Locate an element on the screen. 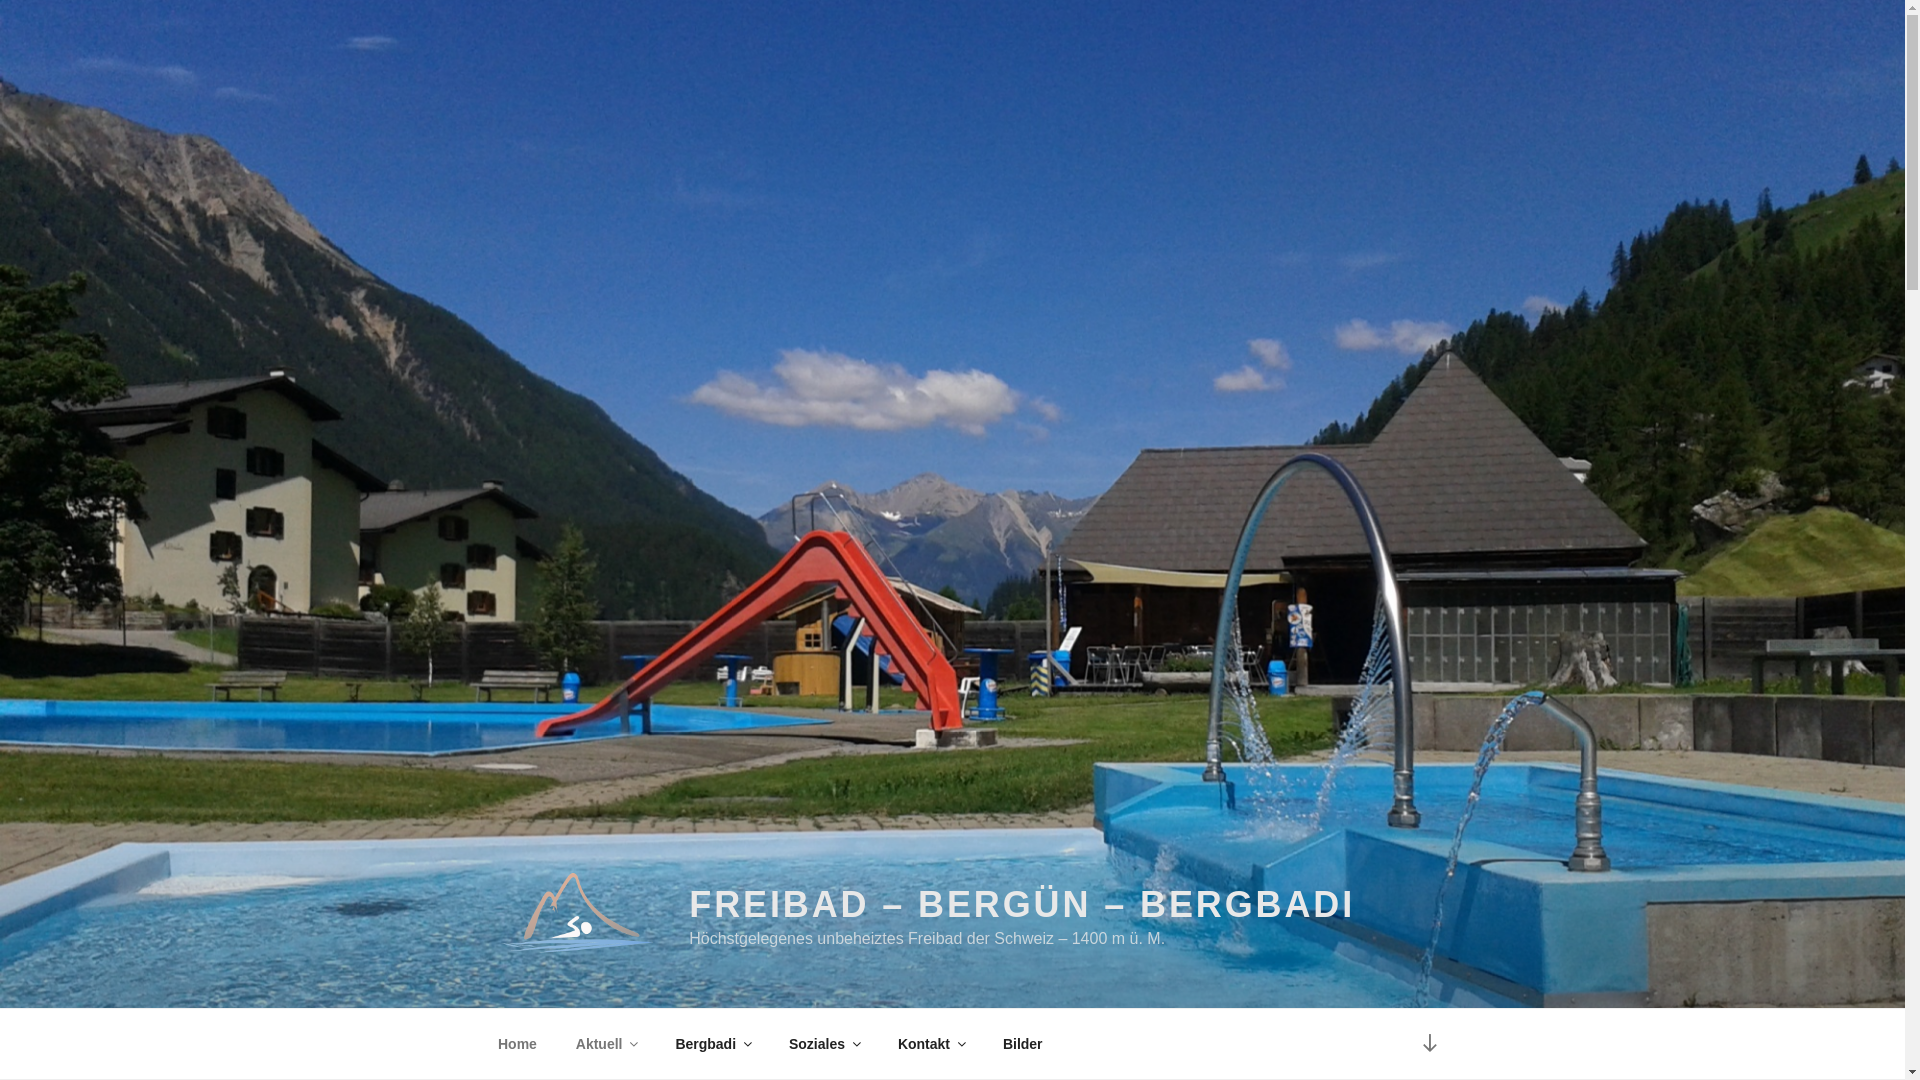 The width and height of the screenshot is (1920, 1080). 'Aktuell' is located at coordinates (604, 1043).